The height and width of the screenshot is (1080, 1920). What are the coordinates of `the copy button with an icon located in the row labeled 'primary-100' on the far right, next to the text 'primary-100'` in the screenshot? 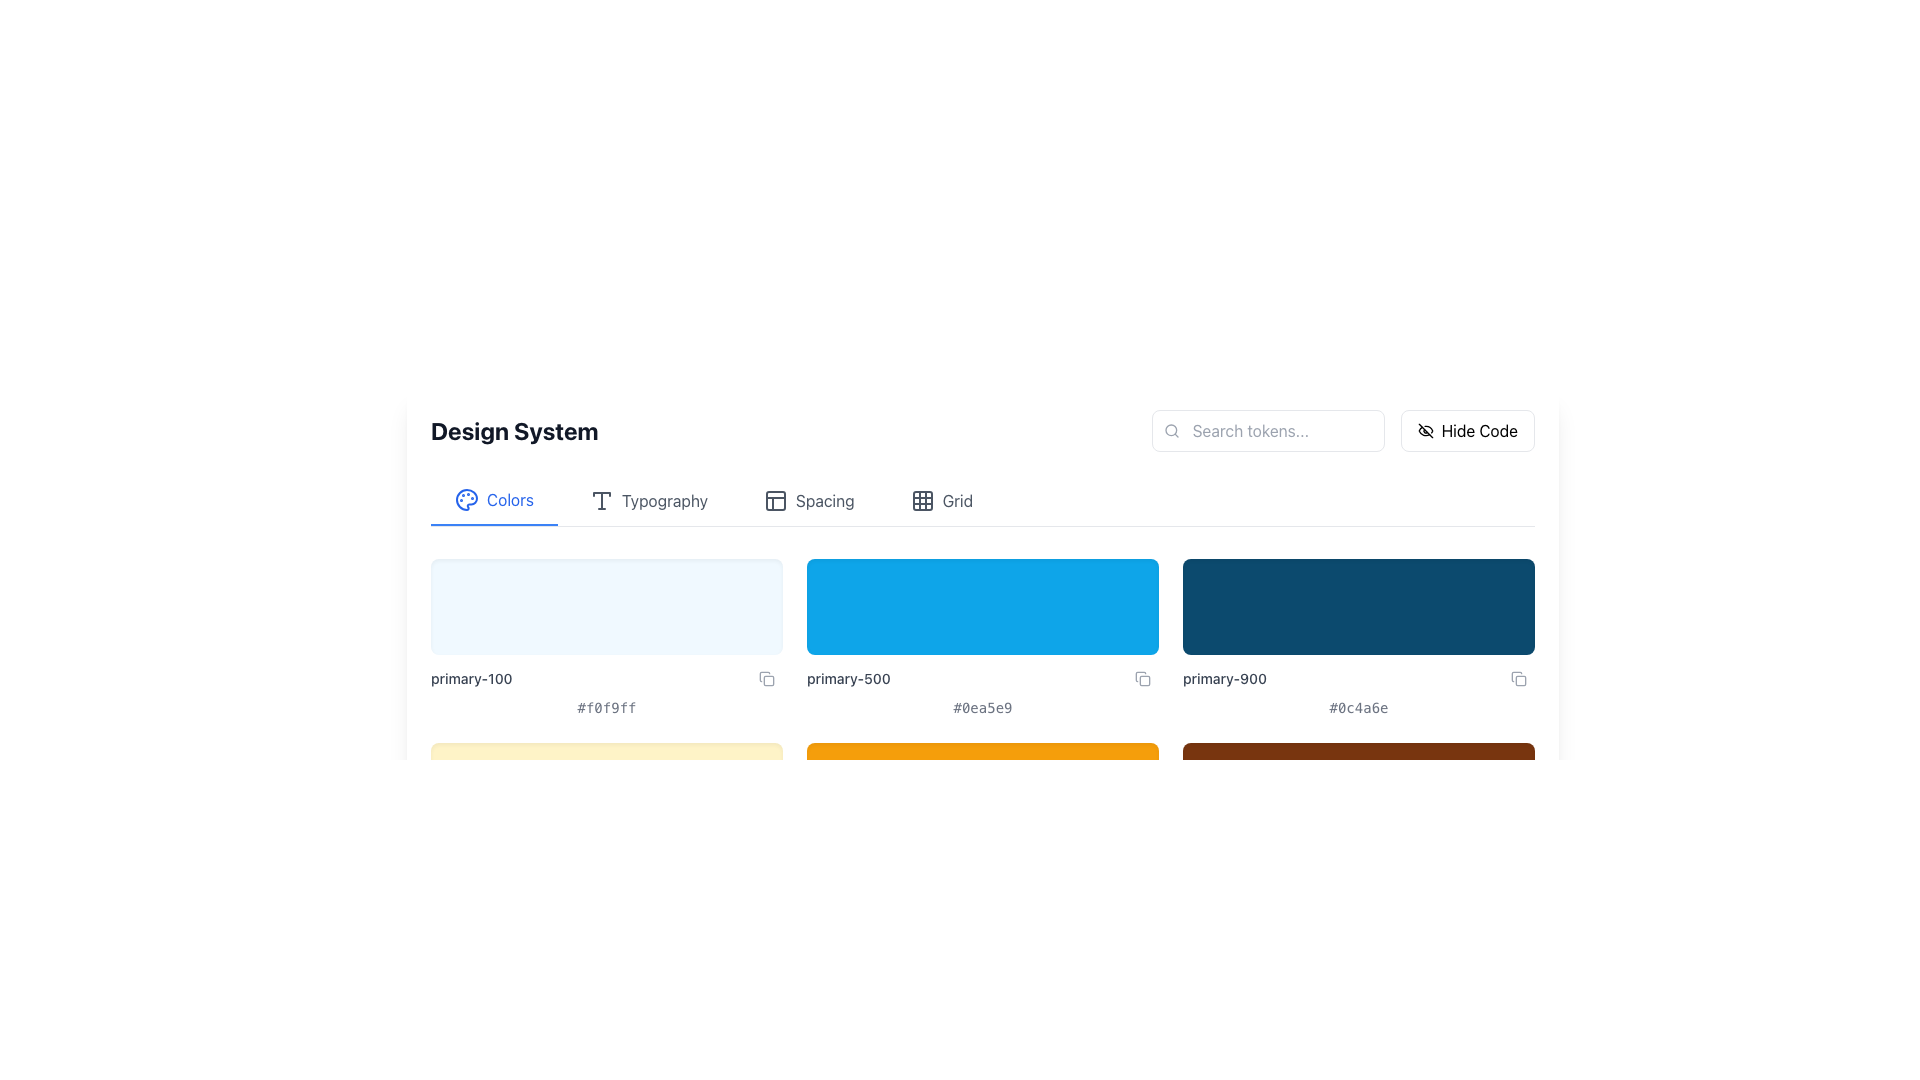 It's located at (766, 677).